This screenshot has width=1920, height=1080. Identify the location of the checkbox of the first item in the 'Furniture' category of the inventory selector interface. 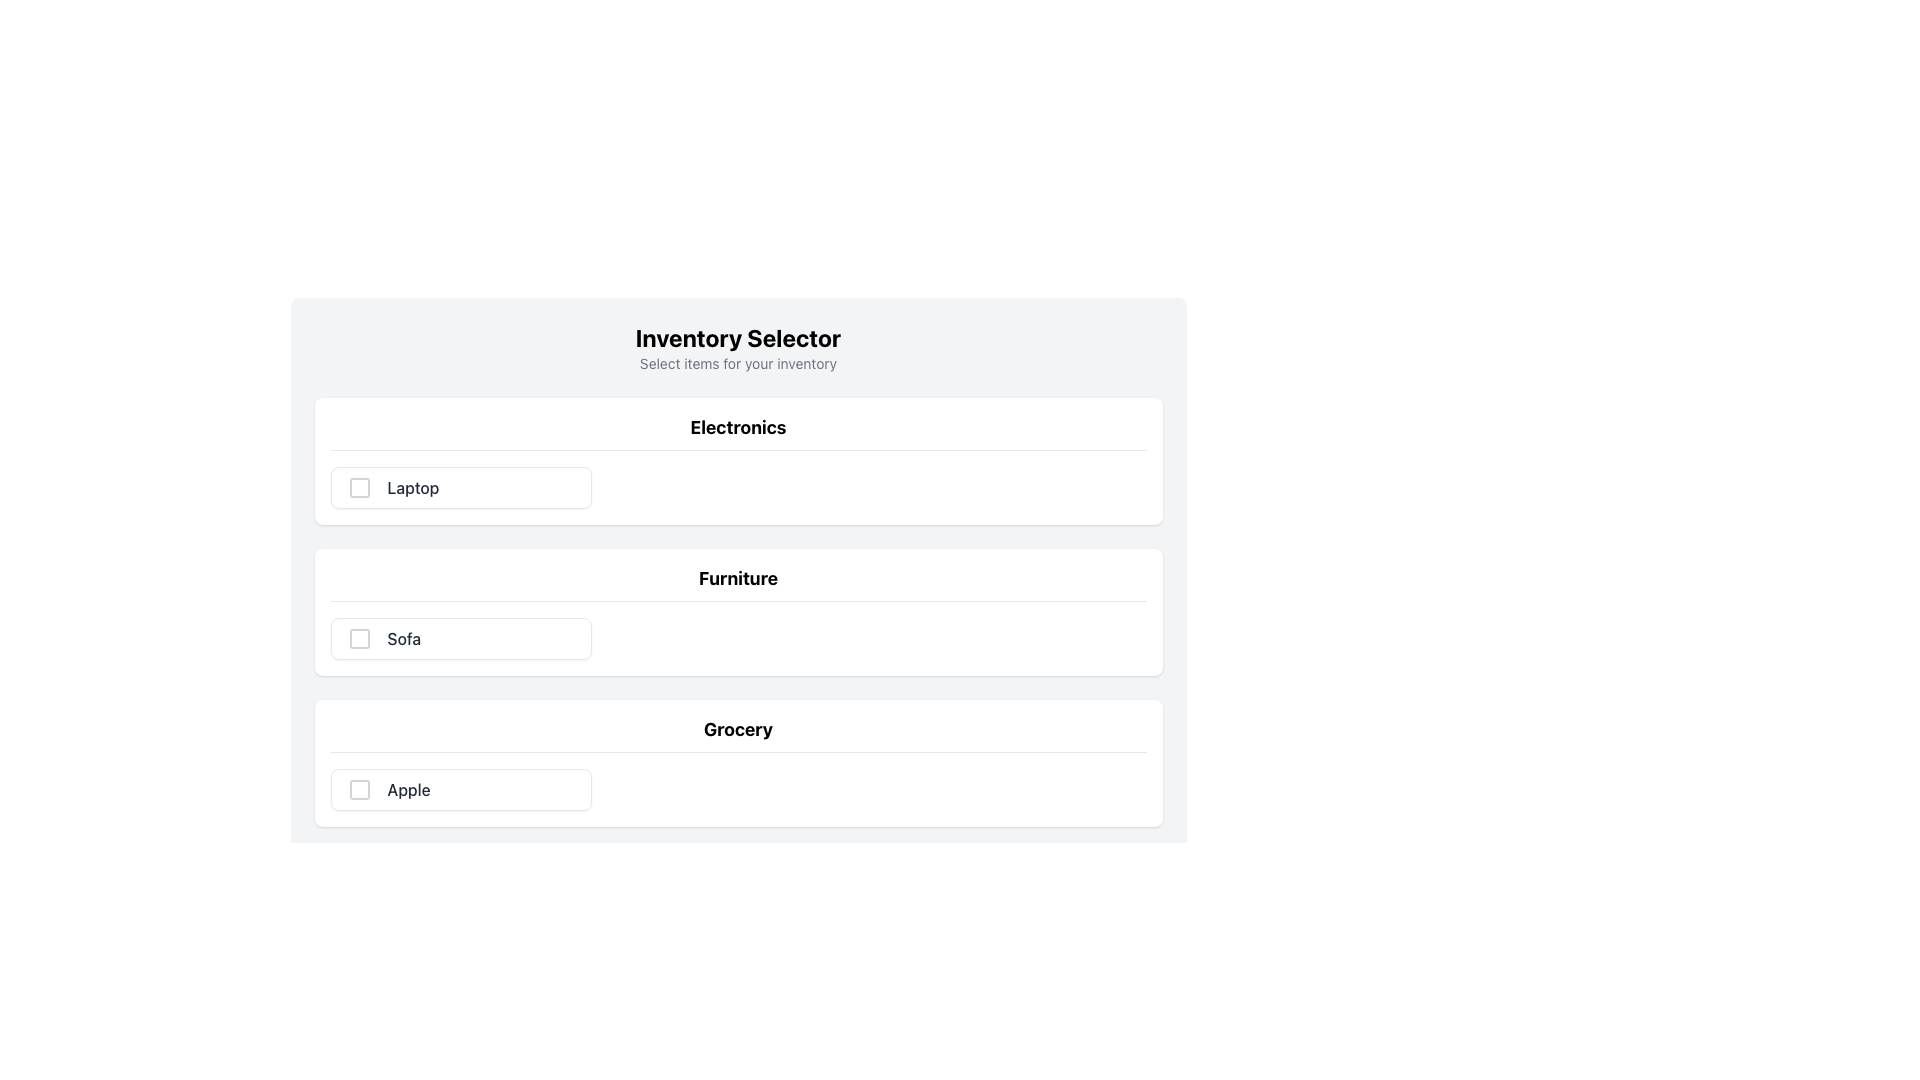
(460, 639).